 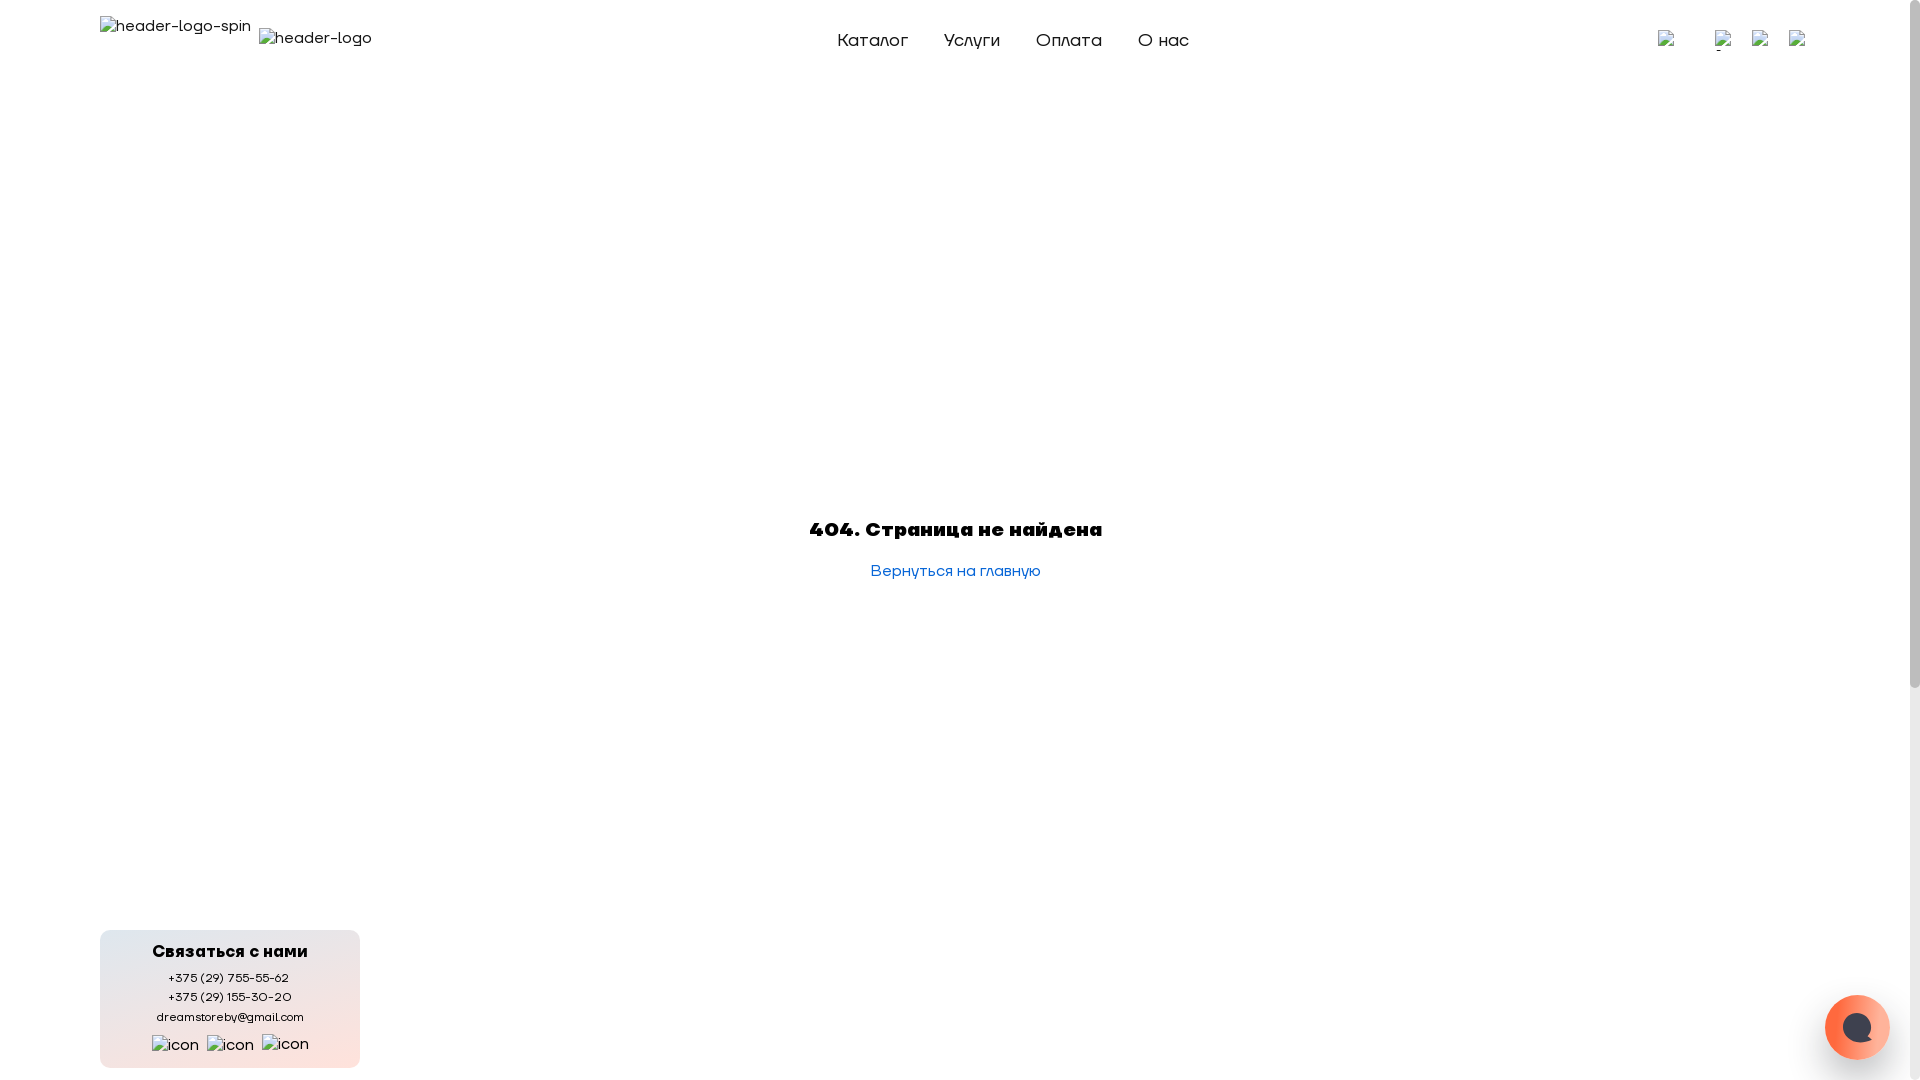 I want to click on '+375 (29) 155-30-20', so click(x=230, y=997).